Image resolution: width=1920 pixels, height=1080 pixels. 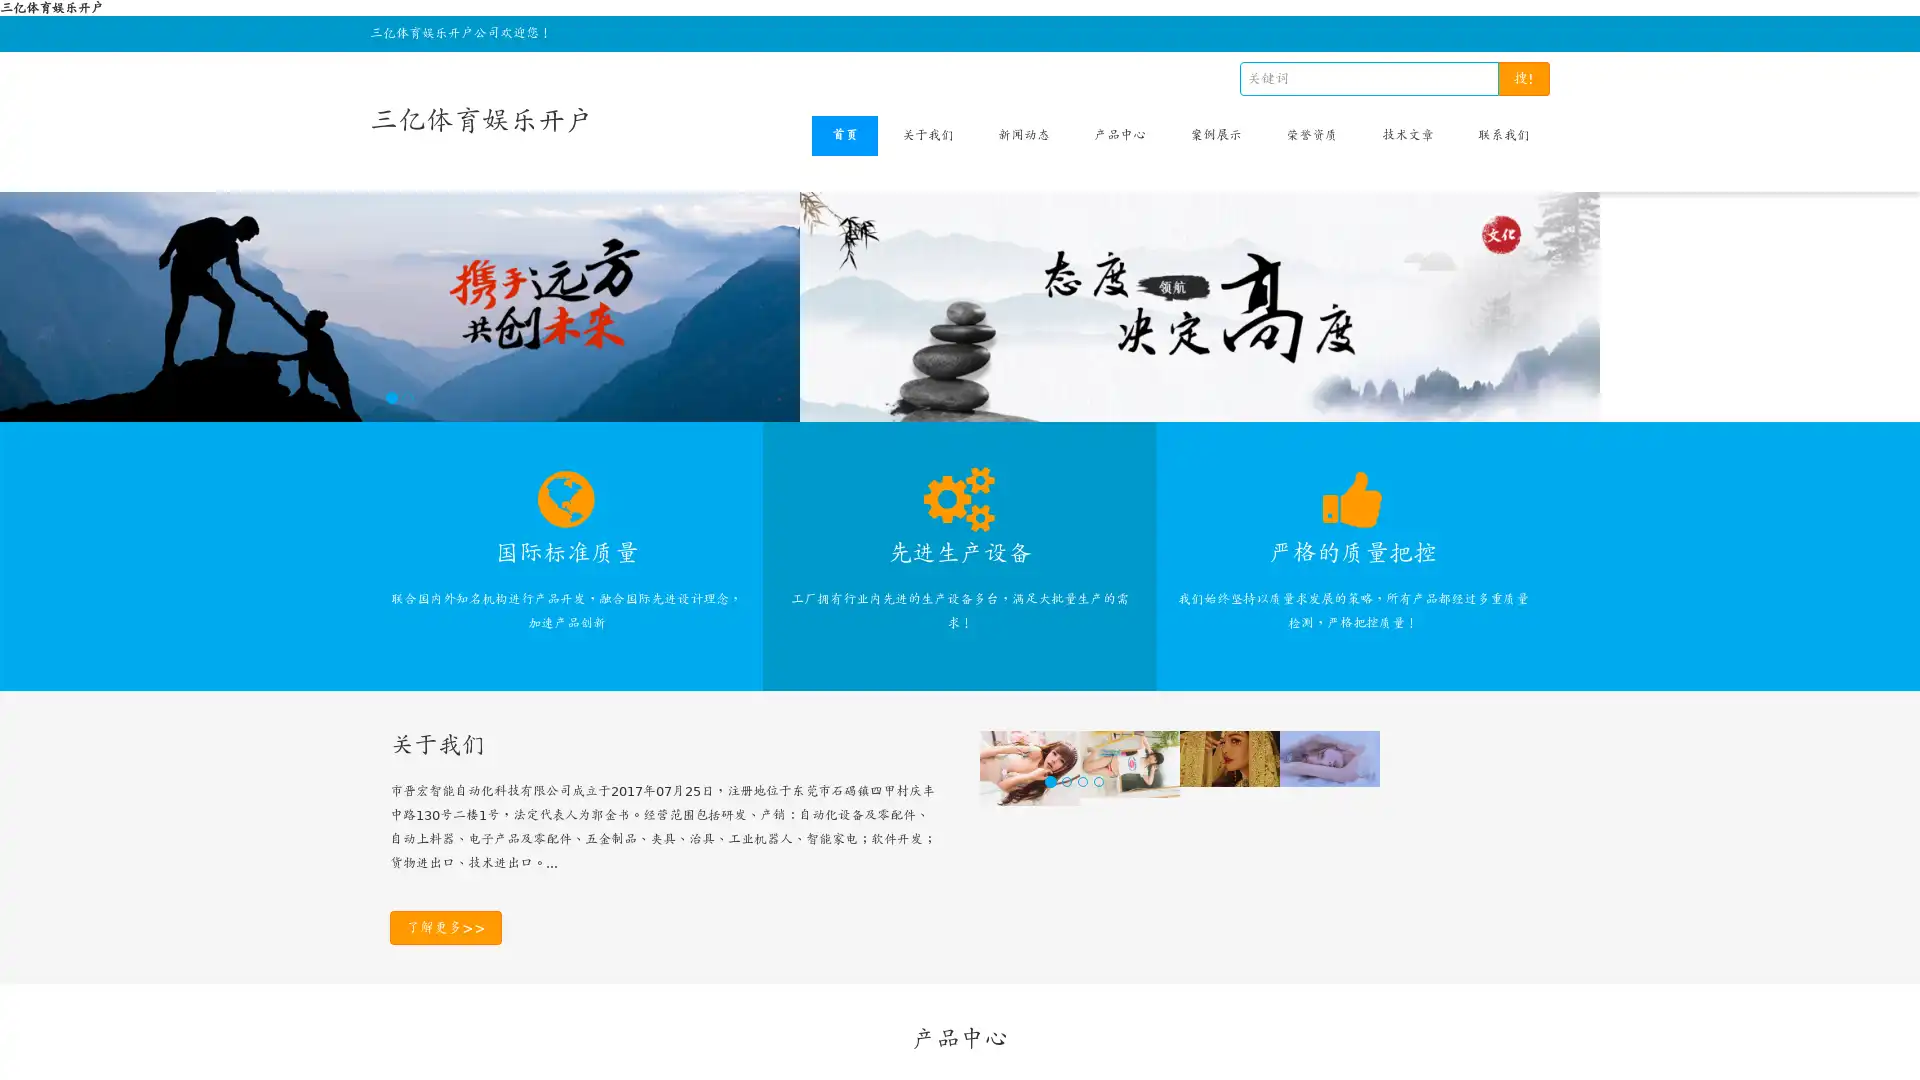 What do you see at coordinates (1523, 77) in the screenshot?
I see `!` at bounding box center [1523, 77].